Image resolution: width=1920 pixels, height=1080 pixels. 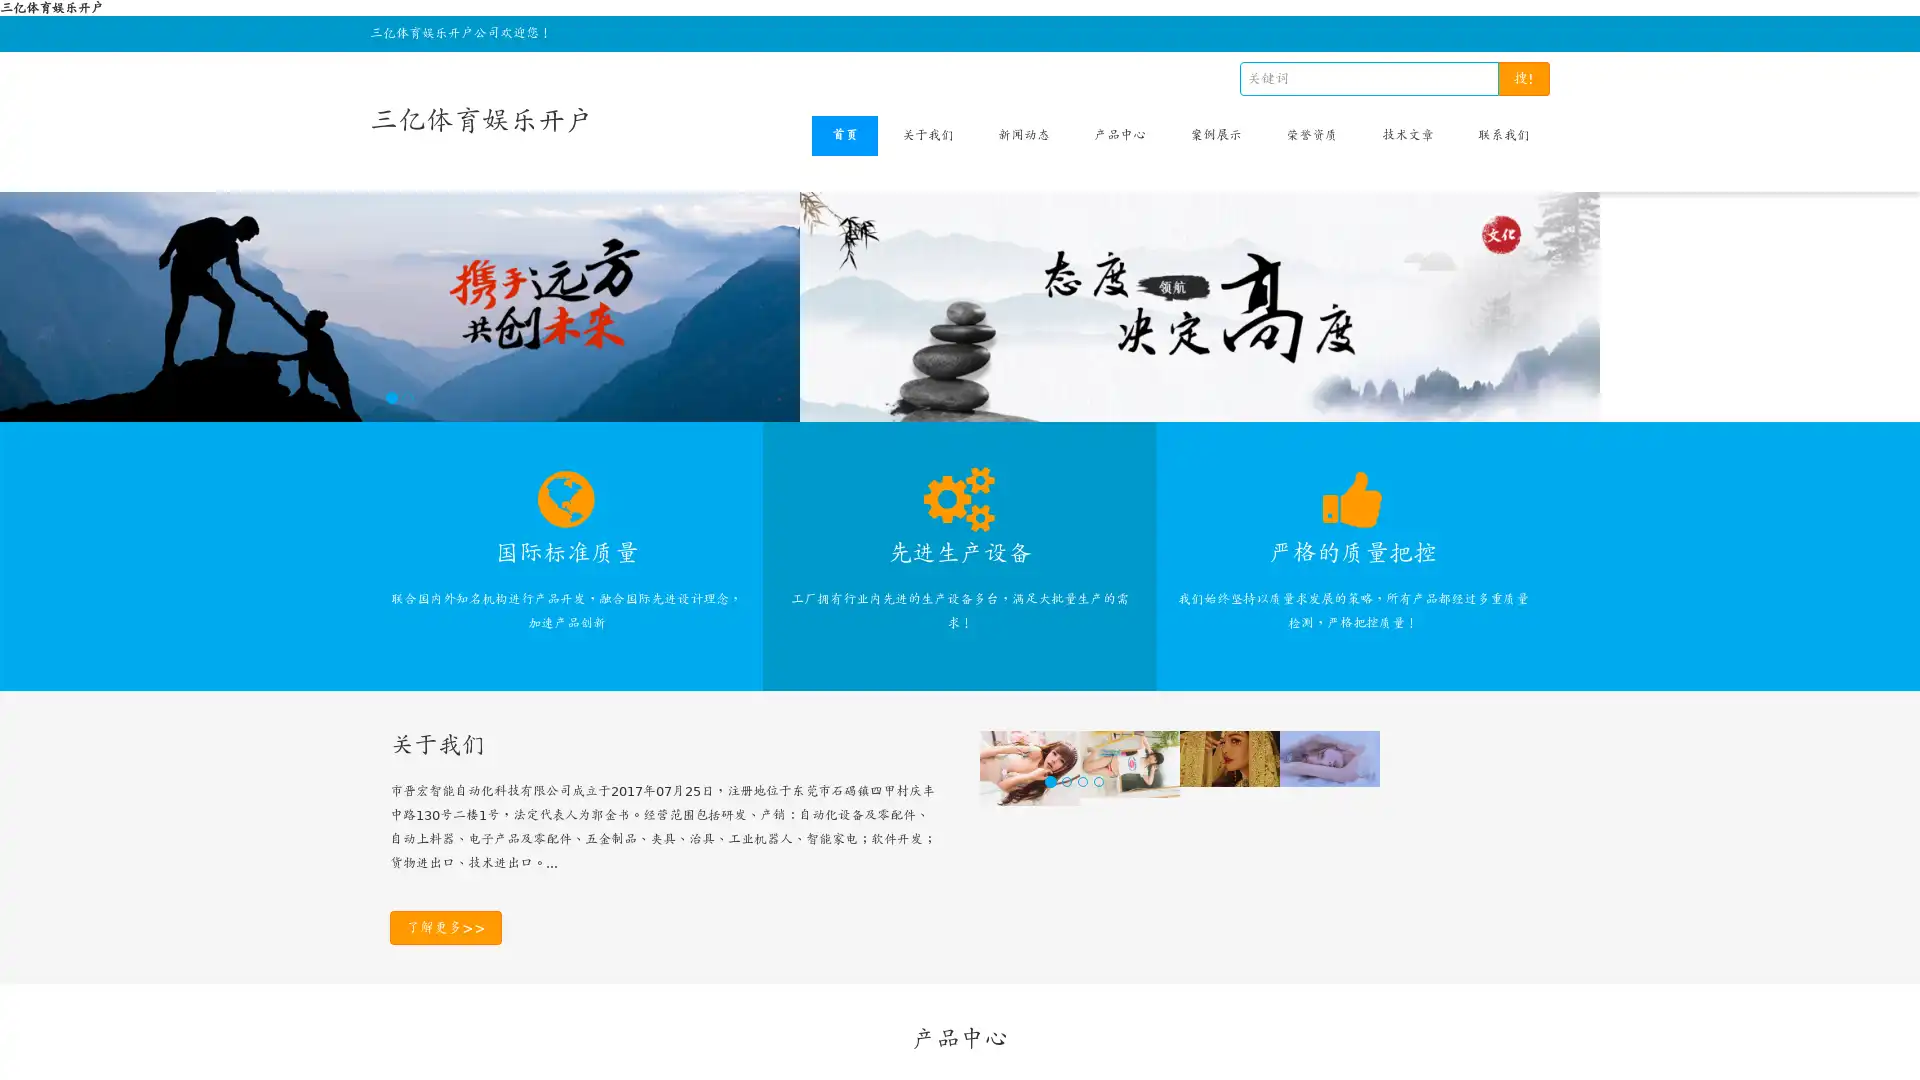 What do you see at coordinates (1523, 77) in the screenshot?
I see `!` at bounding box center [1523, 77].